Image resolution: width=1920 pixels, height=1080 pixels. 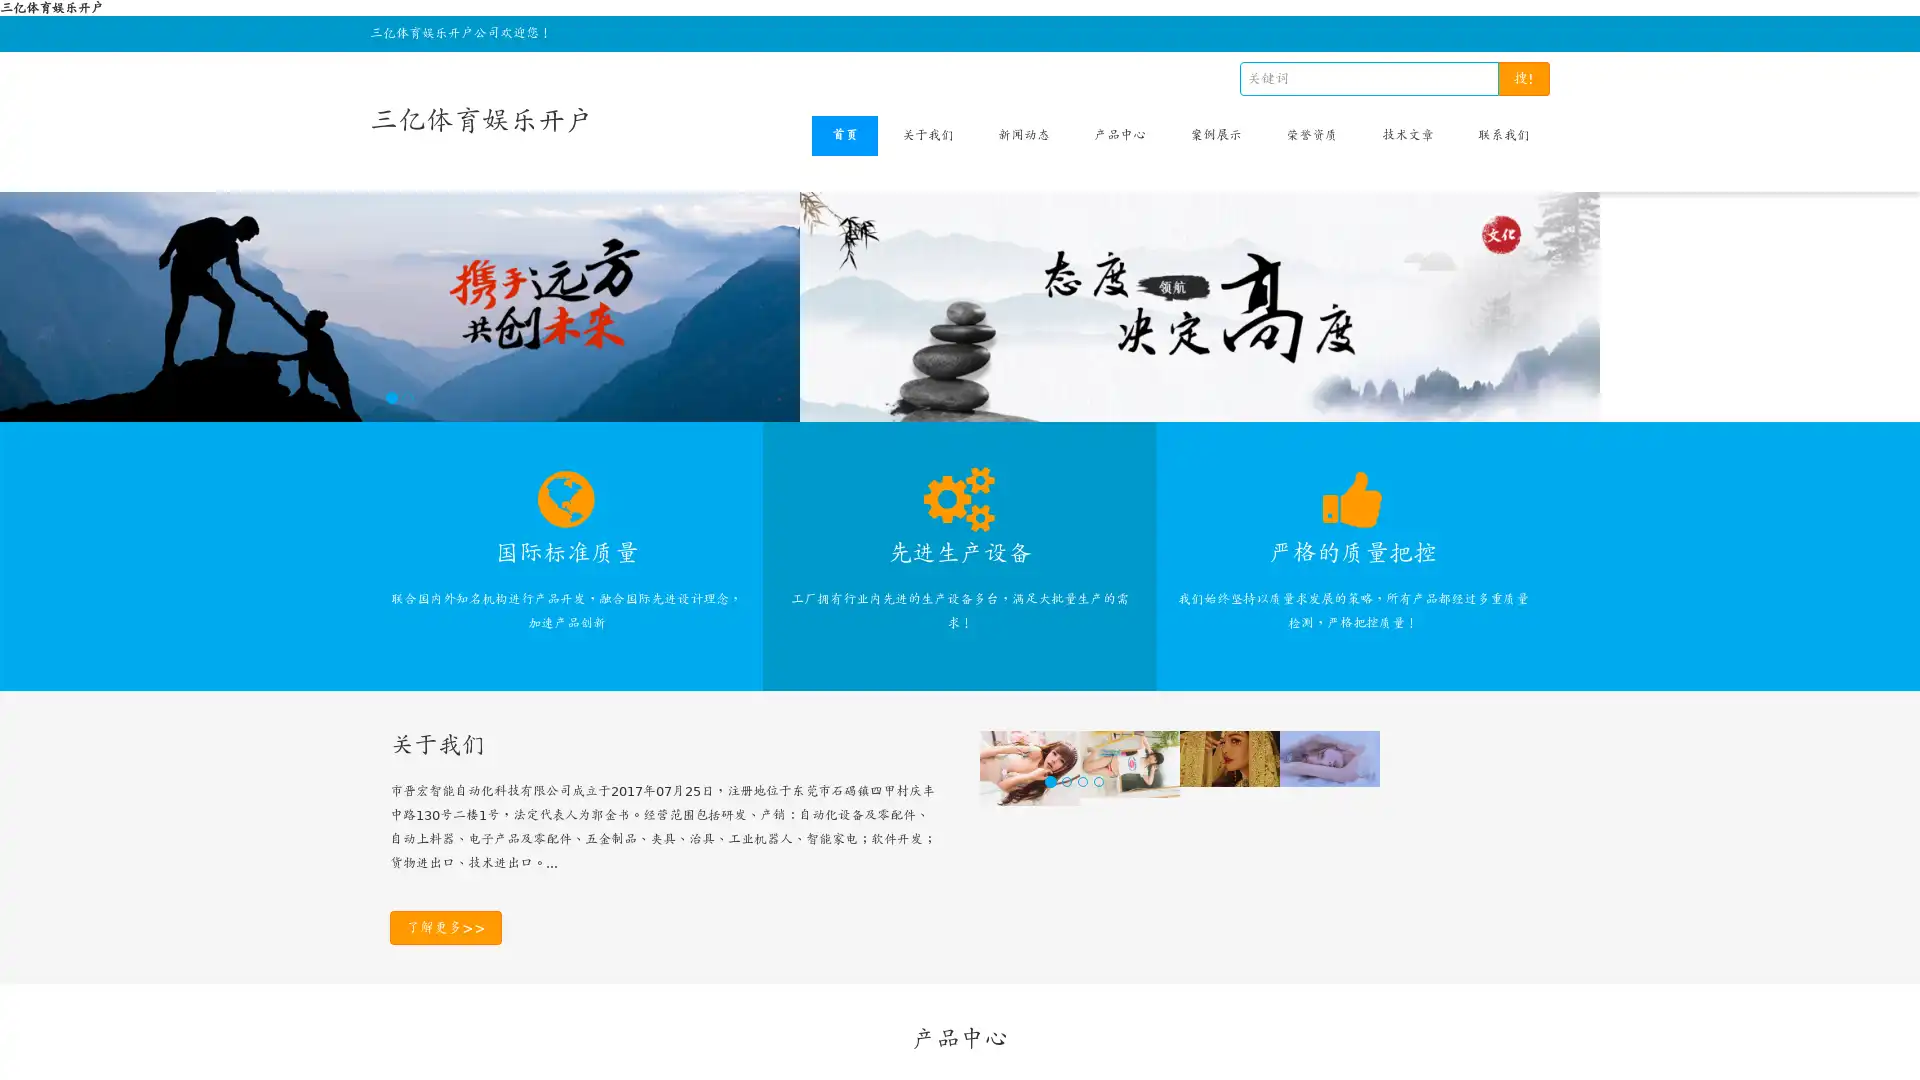 What do you see at coordinates (1523, 77) in the screenshot?
I see `!` at bounding box center [1523, 77].